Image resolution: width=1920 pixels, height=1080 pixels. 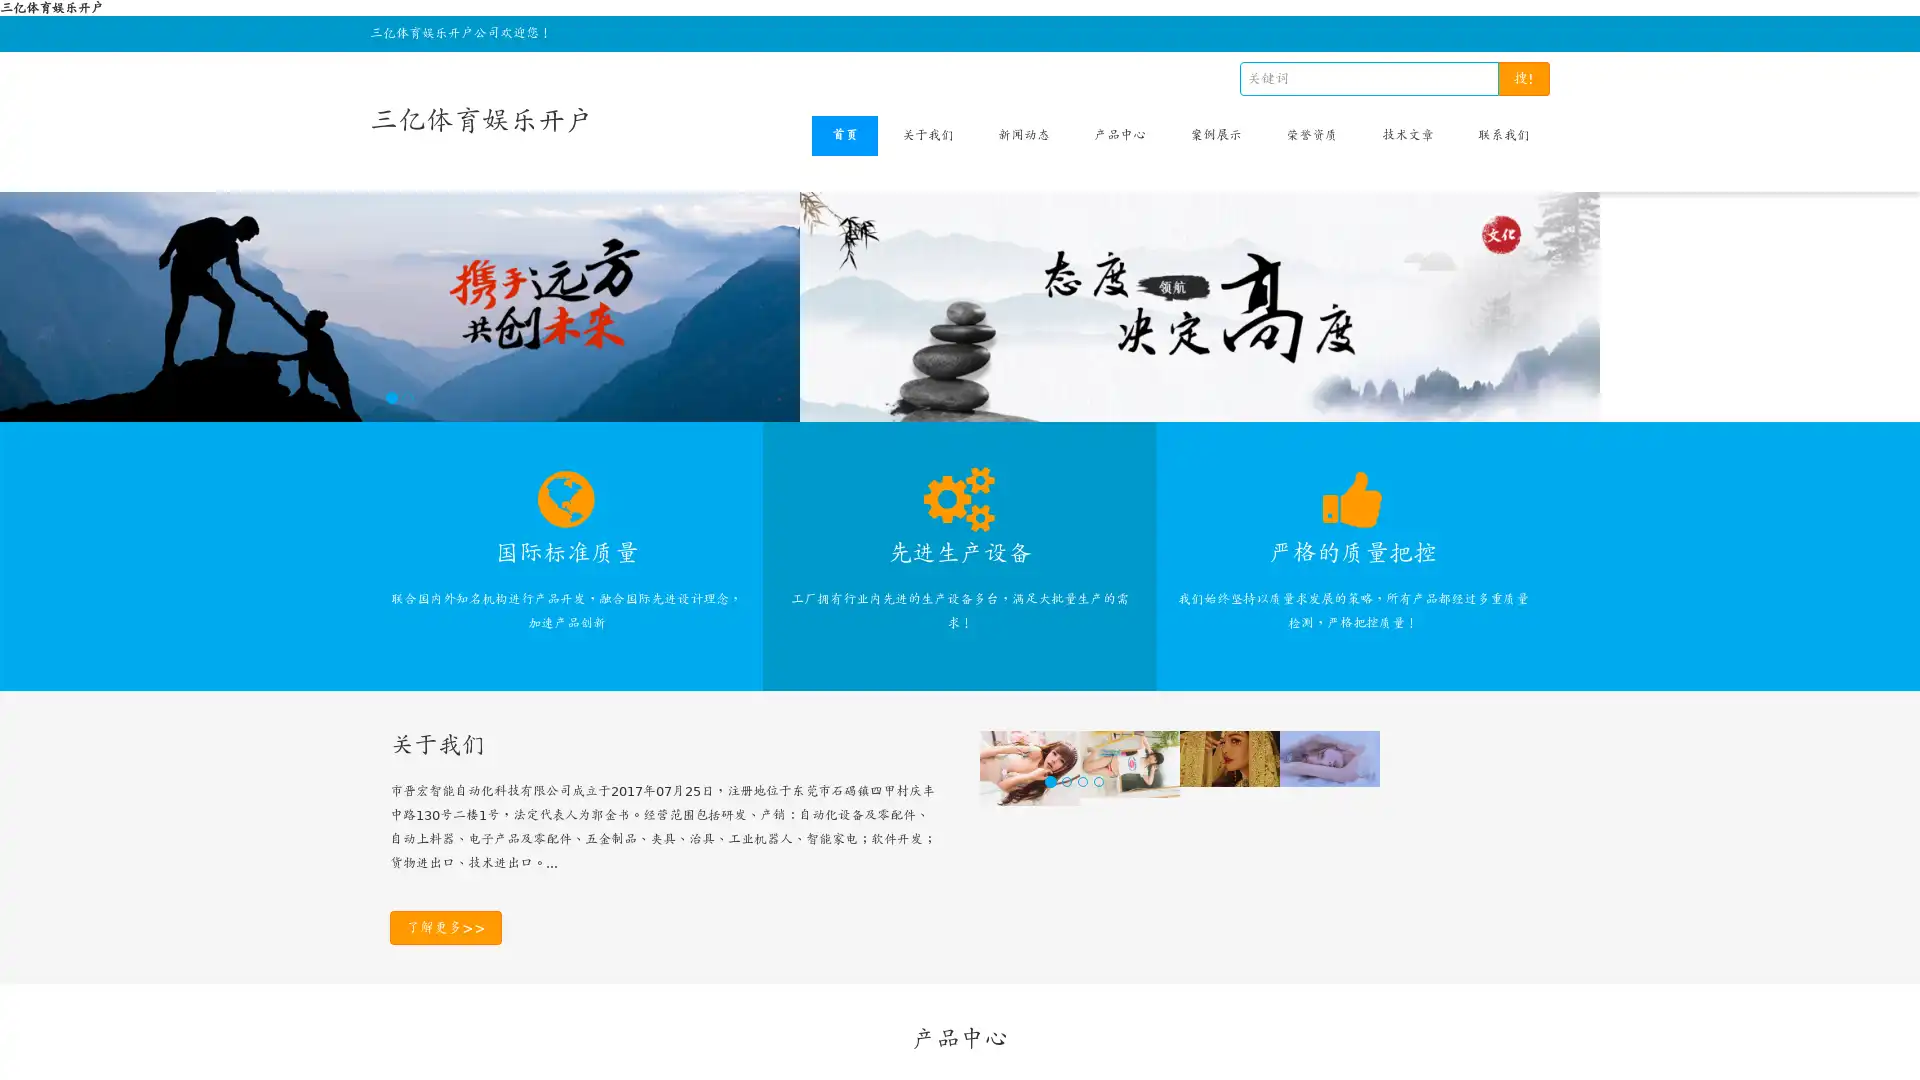 What do you see at coordinates (1523, 77) in the screenshot?
I see `!` at bounding box center [1523, 77].